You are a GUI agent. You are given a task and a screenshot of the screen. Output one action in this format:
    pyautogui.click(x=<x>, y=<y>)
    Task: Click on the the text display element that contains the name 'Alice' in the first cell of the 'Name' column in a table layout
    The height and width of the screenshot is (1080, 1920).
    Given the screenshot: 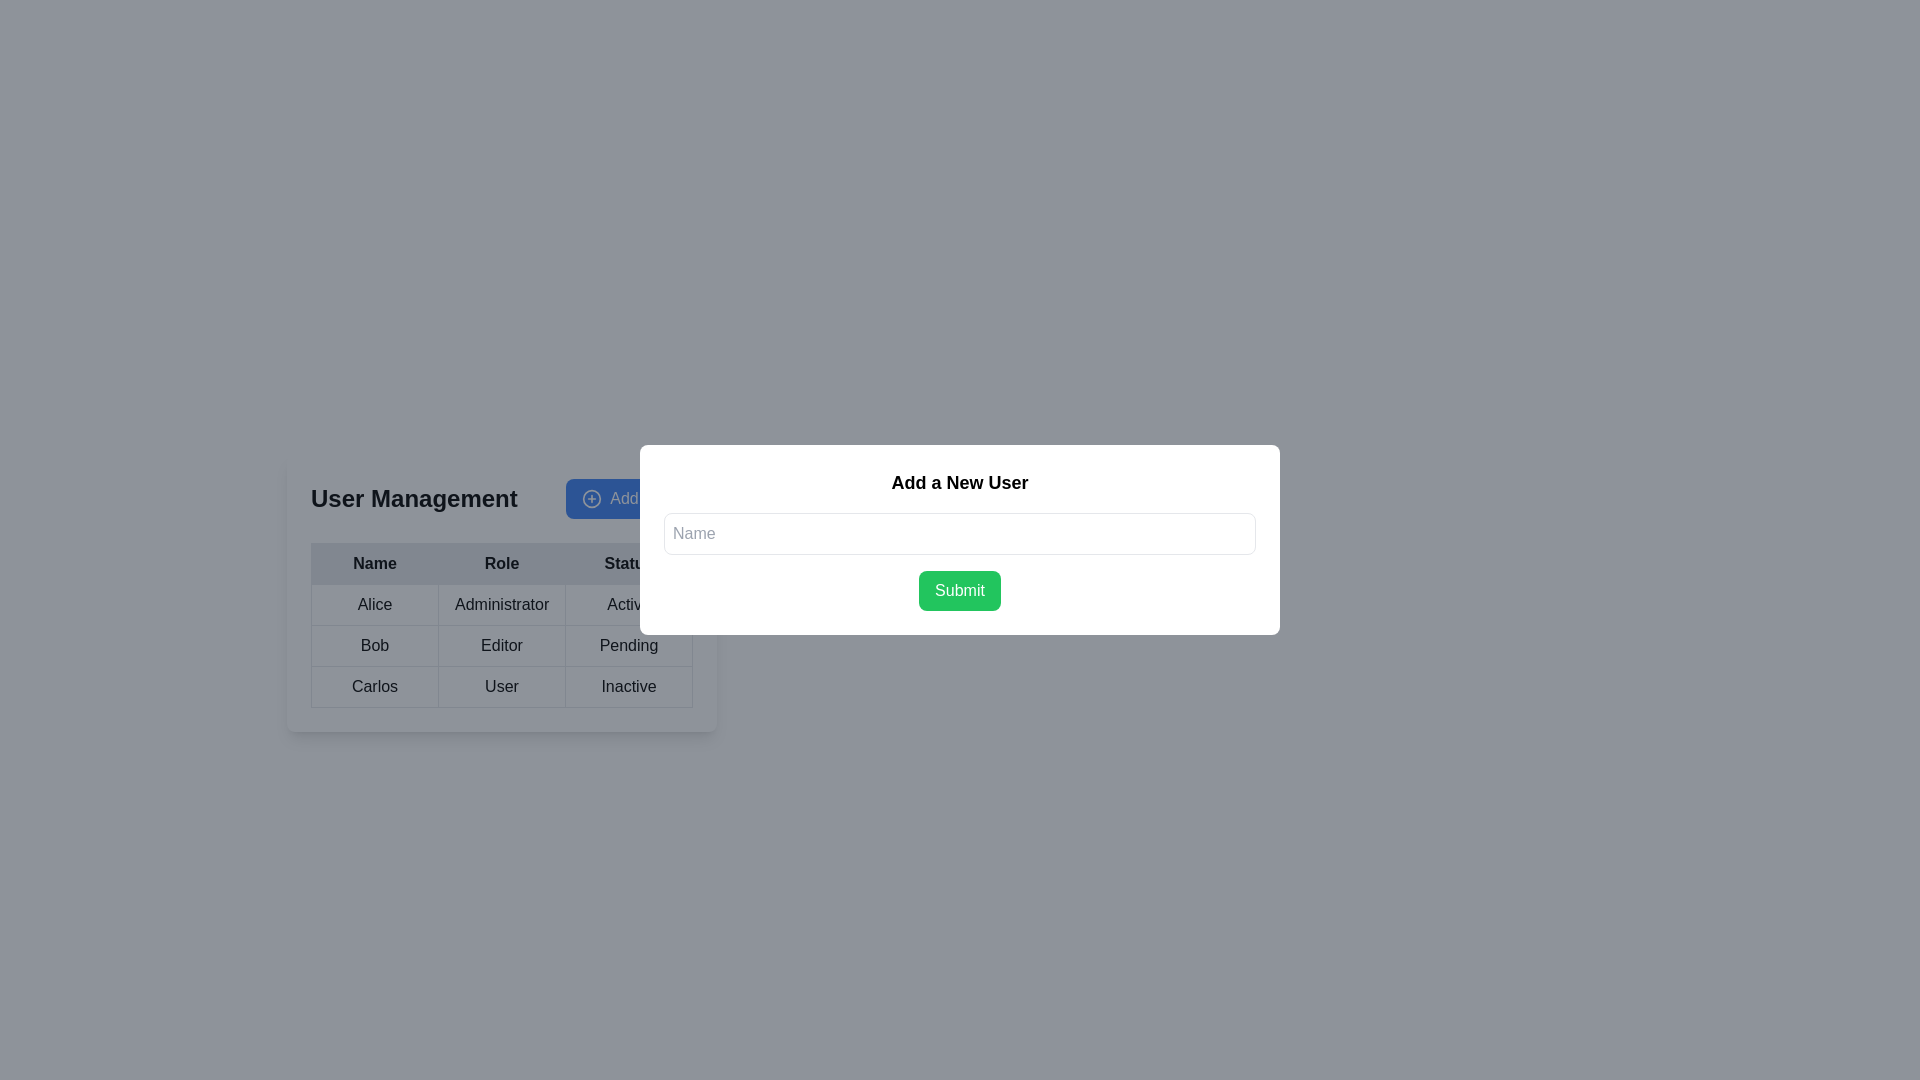 What is the action you would take?
    pyautogui.click(x=374, y=604)
    